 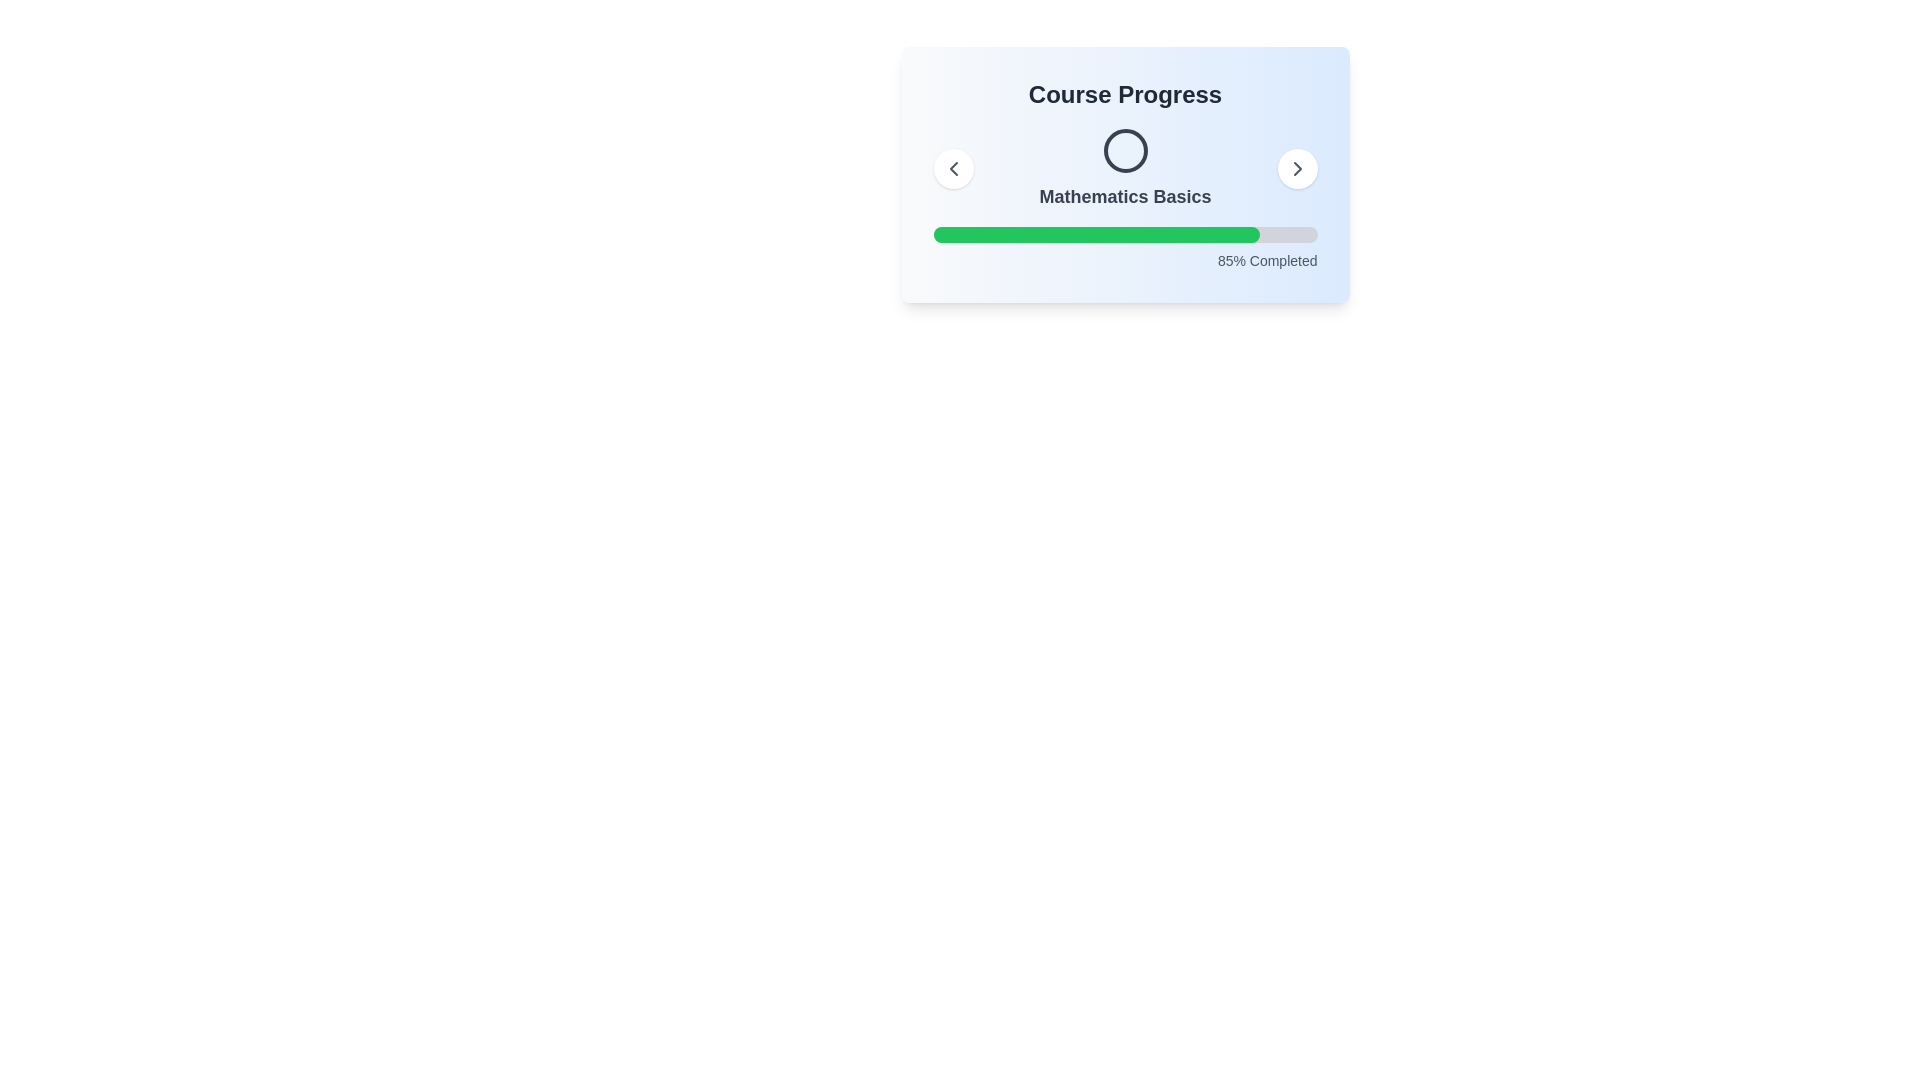 What do you see at coordinates (1125, 168) in the screenshot?
I see `text content of the label displaying 'Mathematics Basics', which is a bold dark gray text located centrally below a circular icon` at bounding box center [1125, 168].